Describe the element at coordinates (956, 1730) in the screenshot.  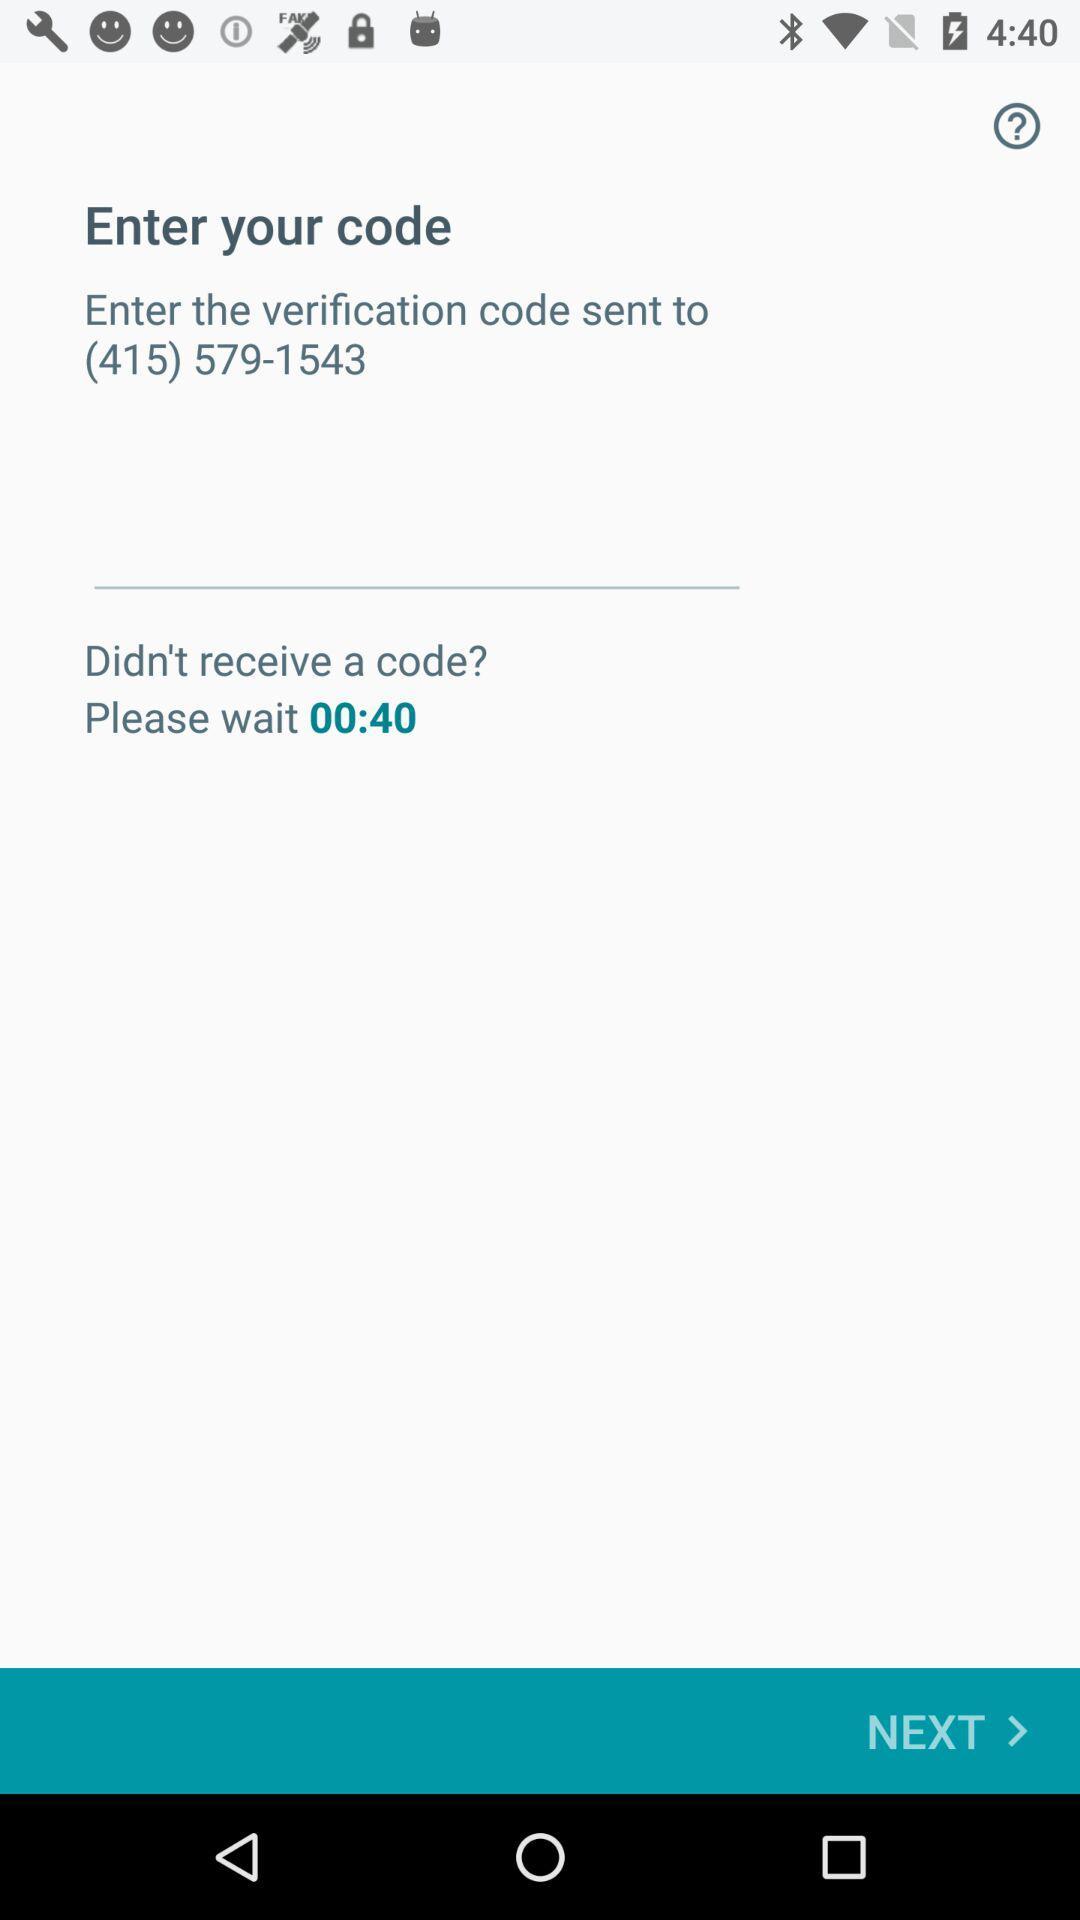
I see `the next icon` at that location.